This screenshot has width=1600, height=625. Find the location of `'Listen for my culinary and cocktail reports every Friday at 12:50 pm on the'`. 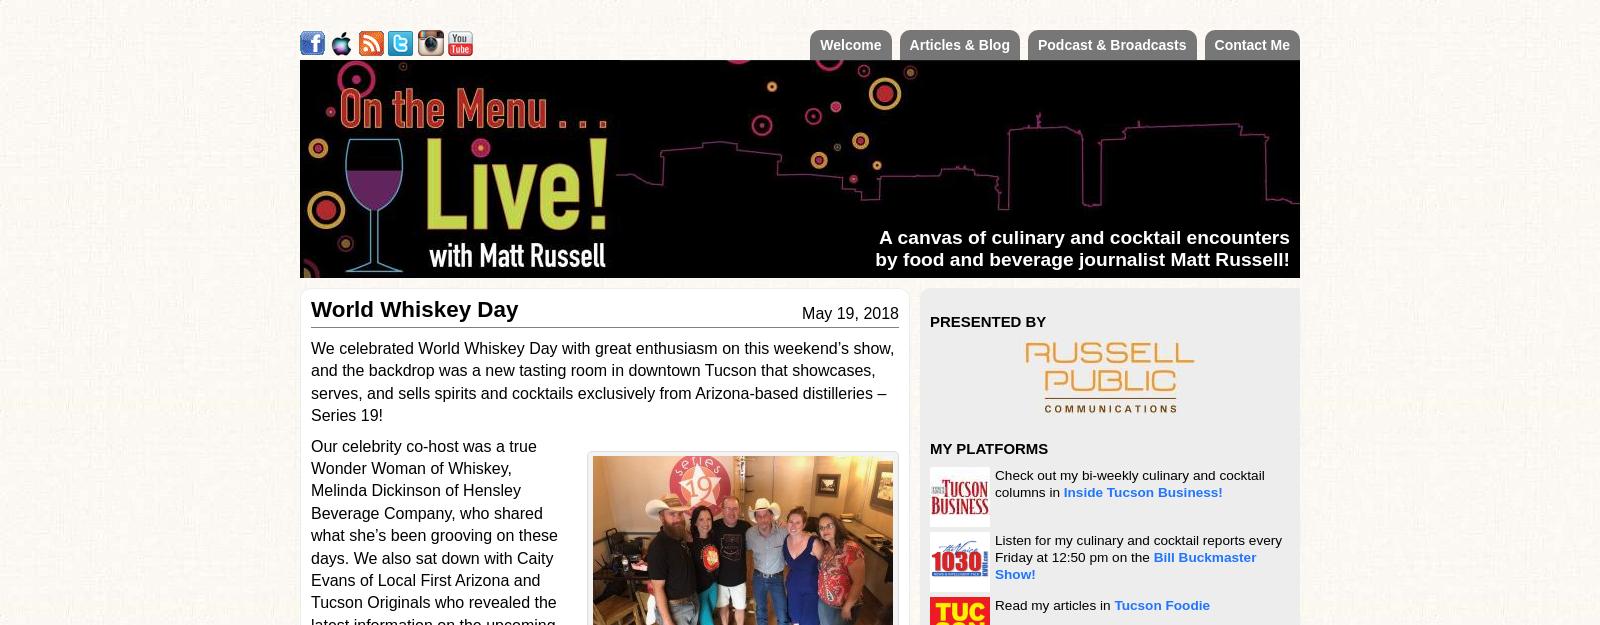

'Listen for my culinary and cocktail reports every Friday at 12:50 pm on the' is located at coordinates (1138, 549).